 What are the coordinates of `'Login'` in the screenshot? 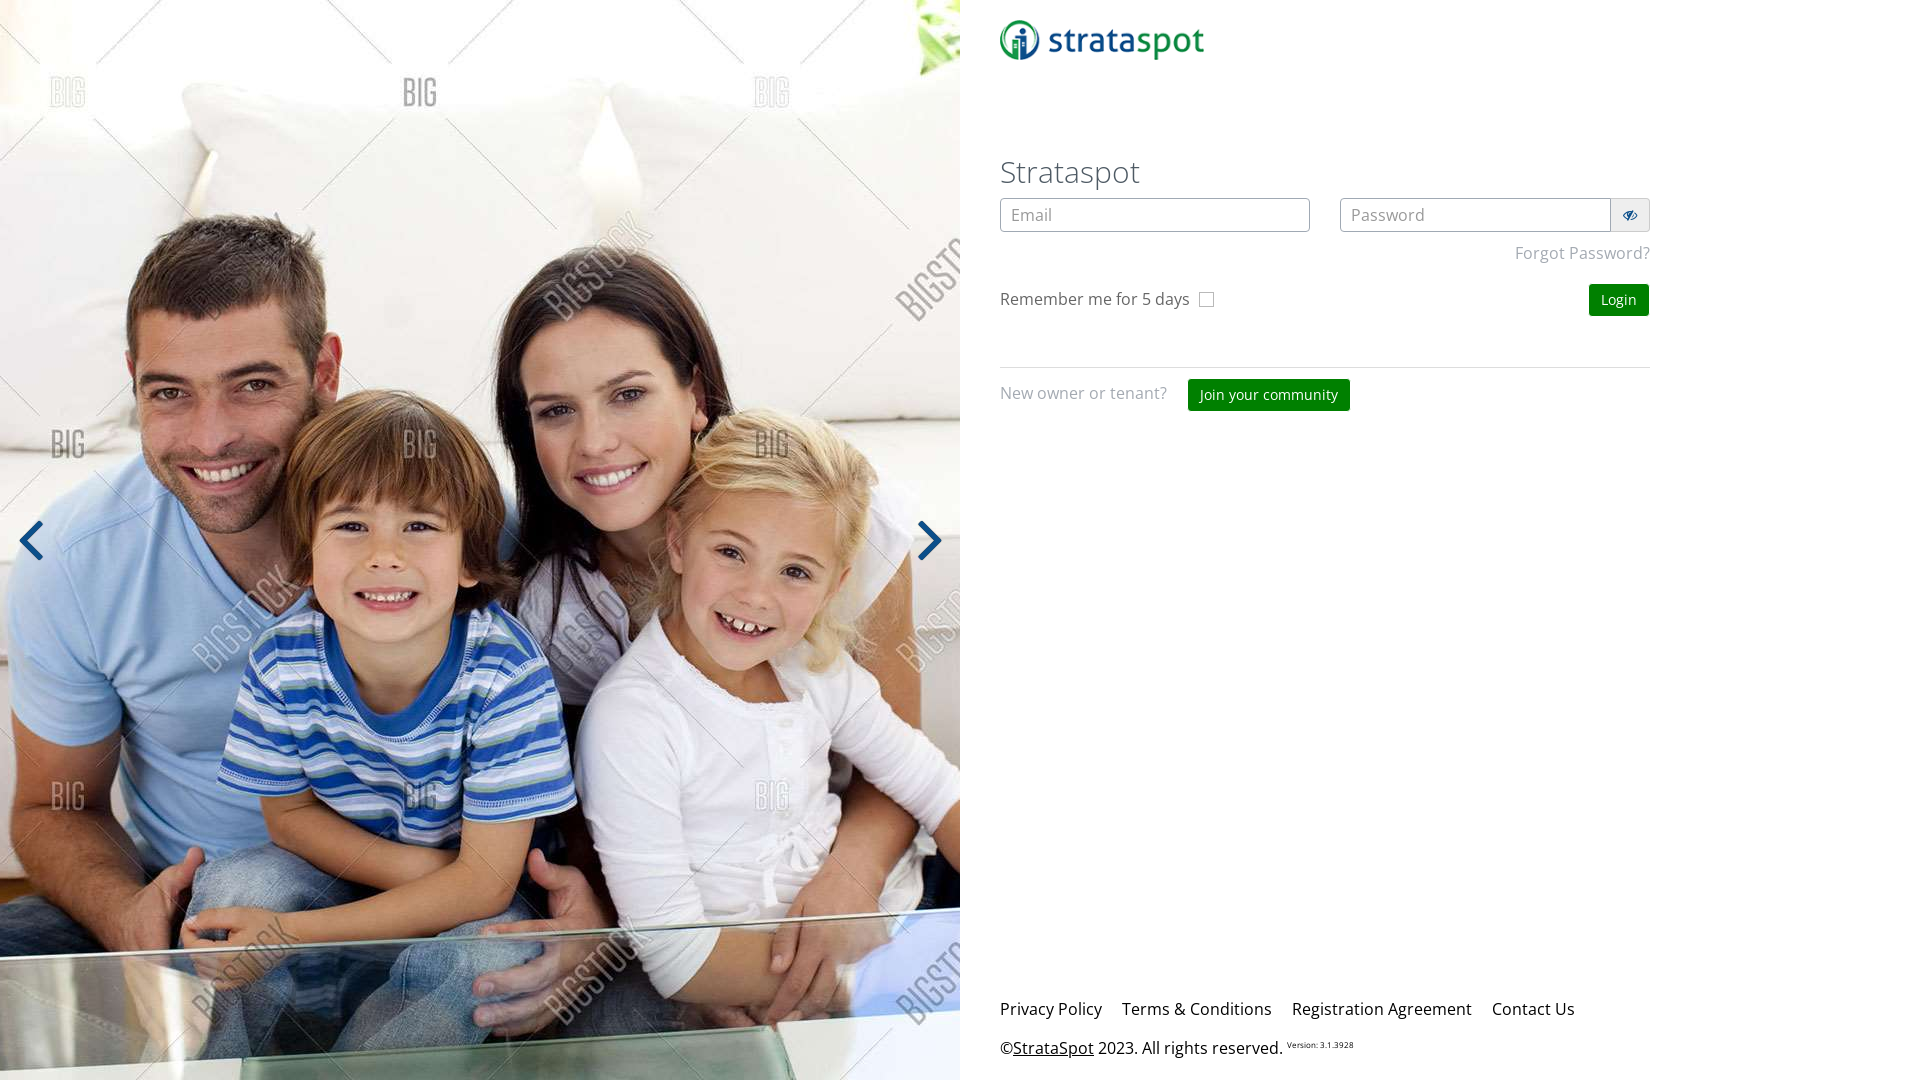 It's located at (1618, 300).